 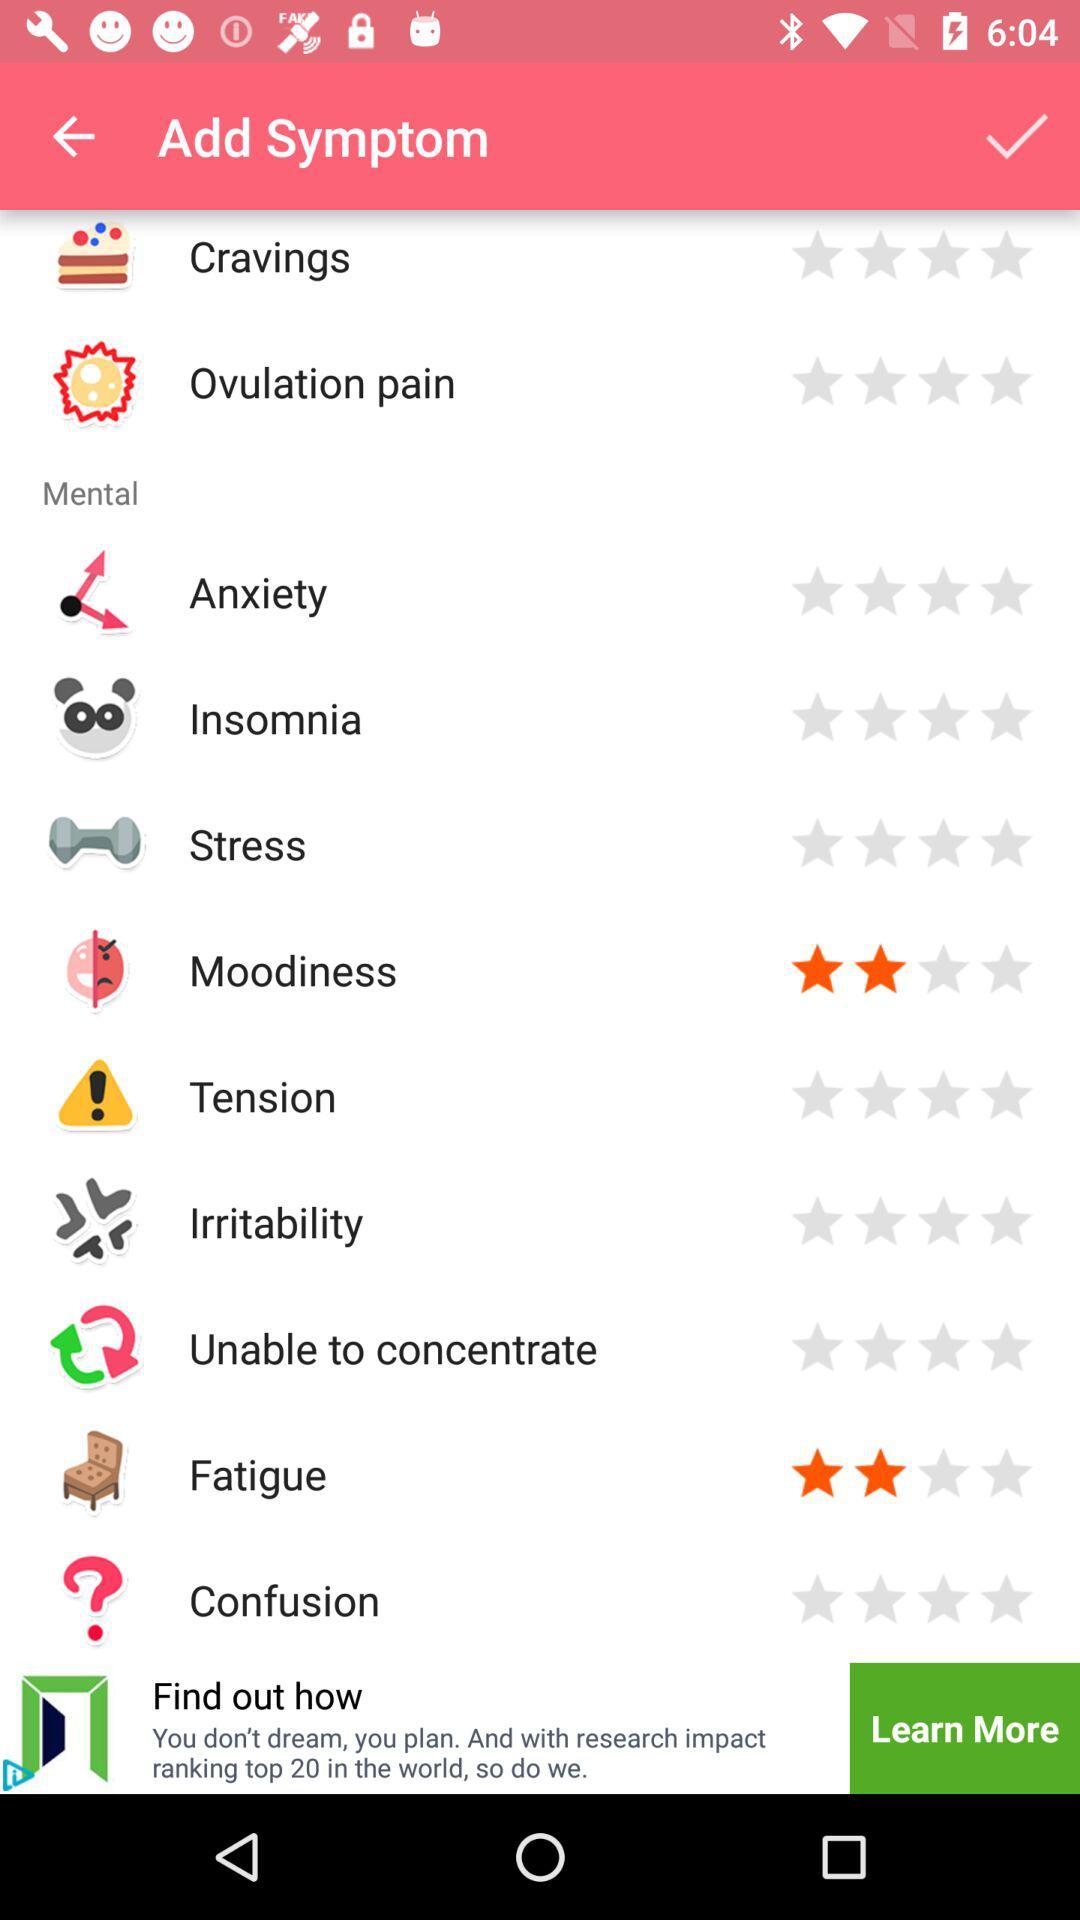 I want to click on icon to the left of the find out how, so click(x=64, y=1727).